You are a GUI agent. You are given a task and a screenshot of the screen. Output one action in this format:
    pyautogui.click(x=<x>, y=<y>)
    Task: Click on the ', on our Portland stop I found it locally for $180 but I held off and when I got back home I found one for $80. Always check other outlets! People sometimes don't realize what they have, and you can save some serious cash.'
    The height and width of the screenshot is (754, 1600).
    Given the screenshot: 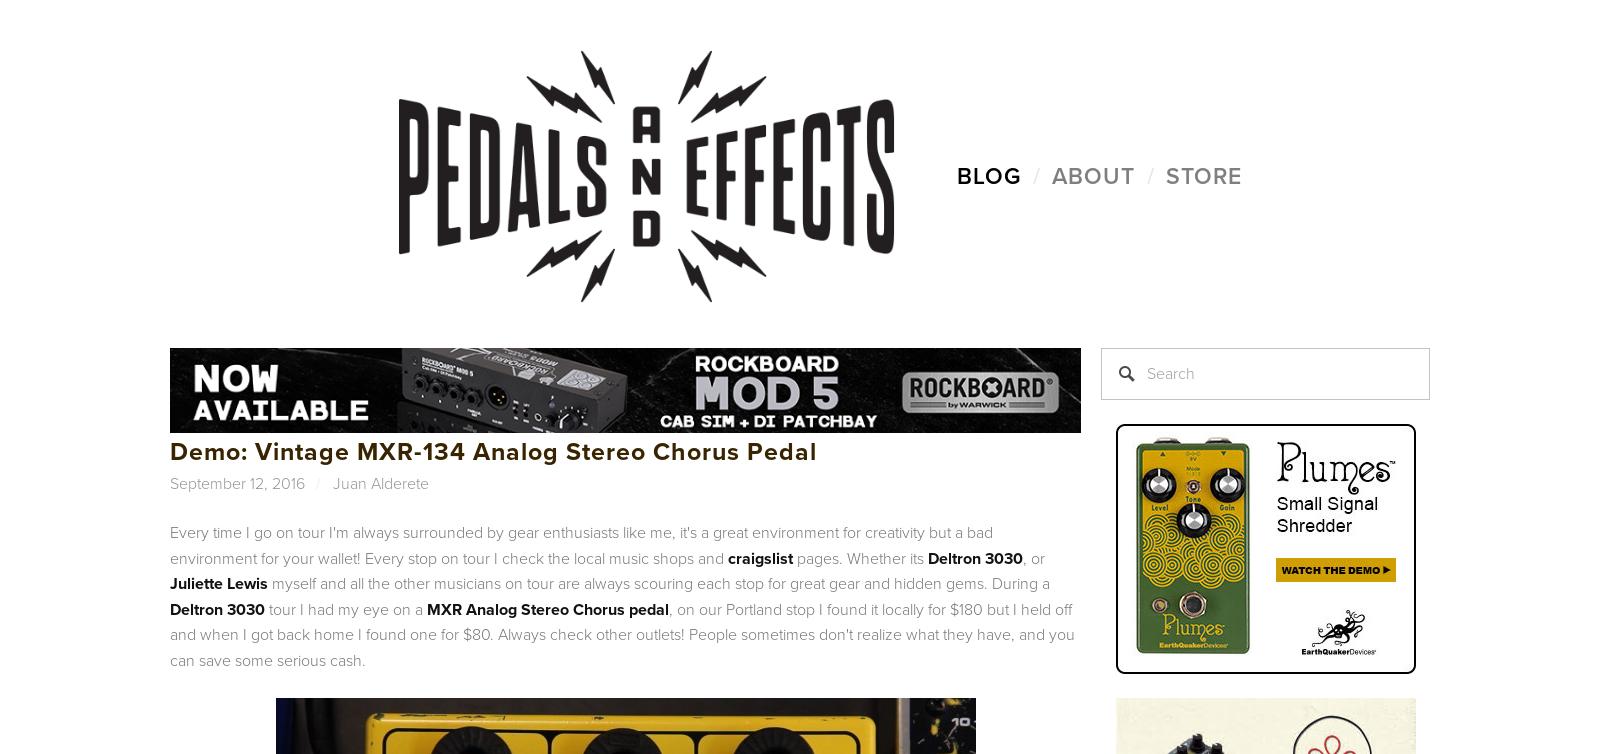 What is the action you would take?
    pyautogui.click(x=622, y=633)
    